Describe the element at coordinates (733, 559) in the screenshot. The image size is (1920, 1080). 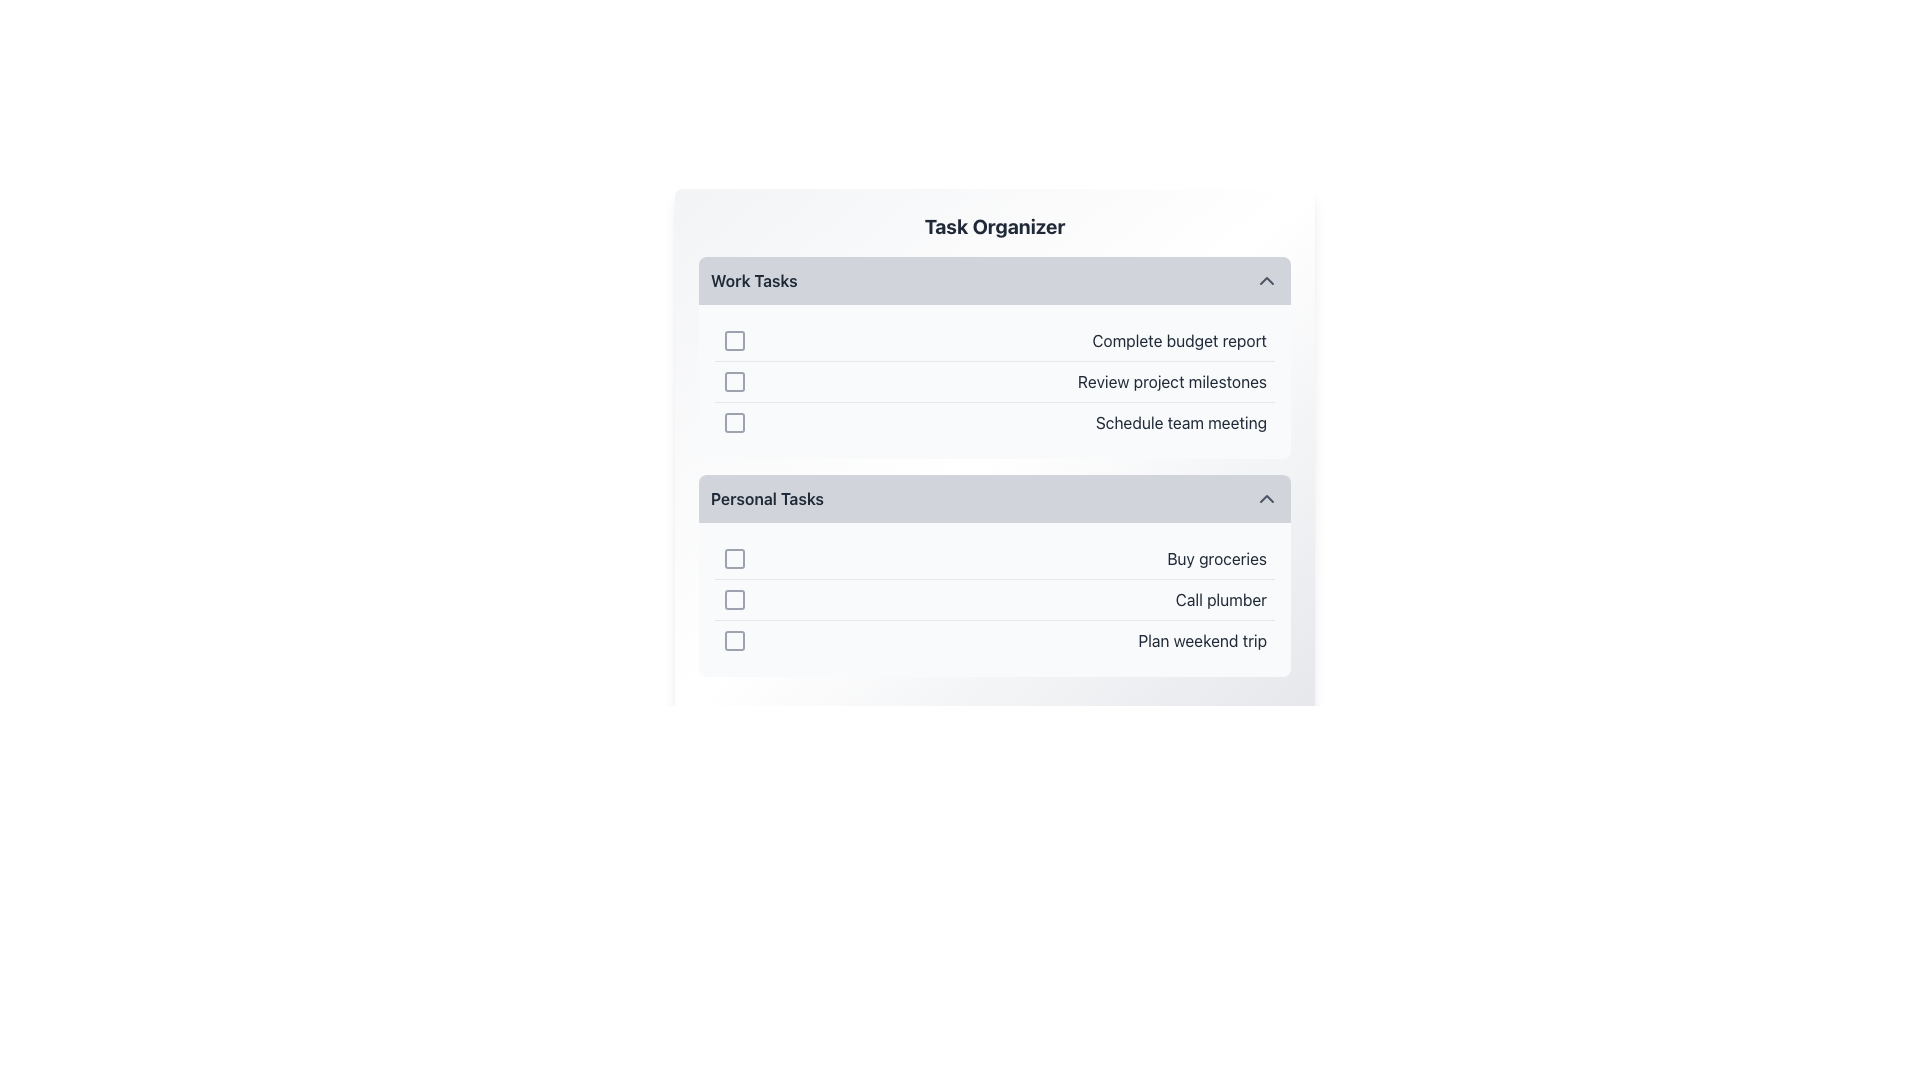
I see `the checkbox located in the 'Personal Tasks' section, which is the leftmost component aligned with the text 'Buy groceries'` at that location.